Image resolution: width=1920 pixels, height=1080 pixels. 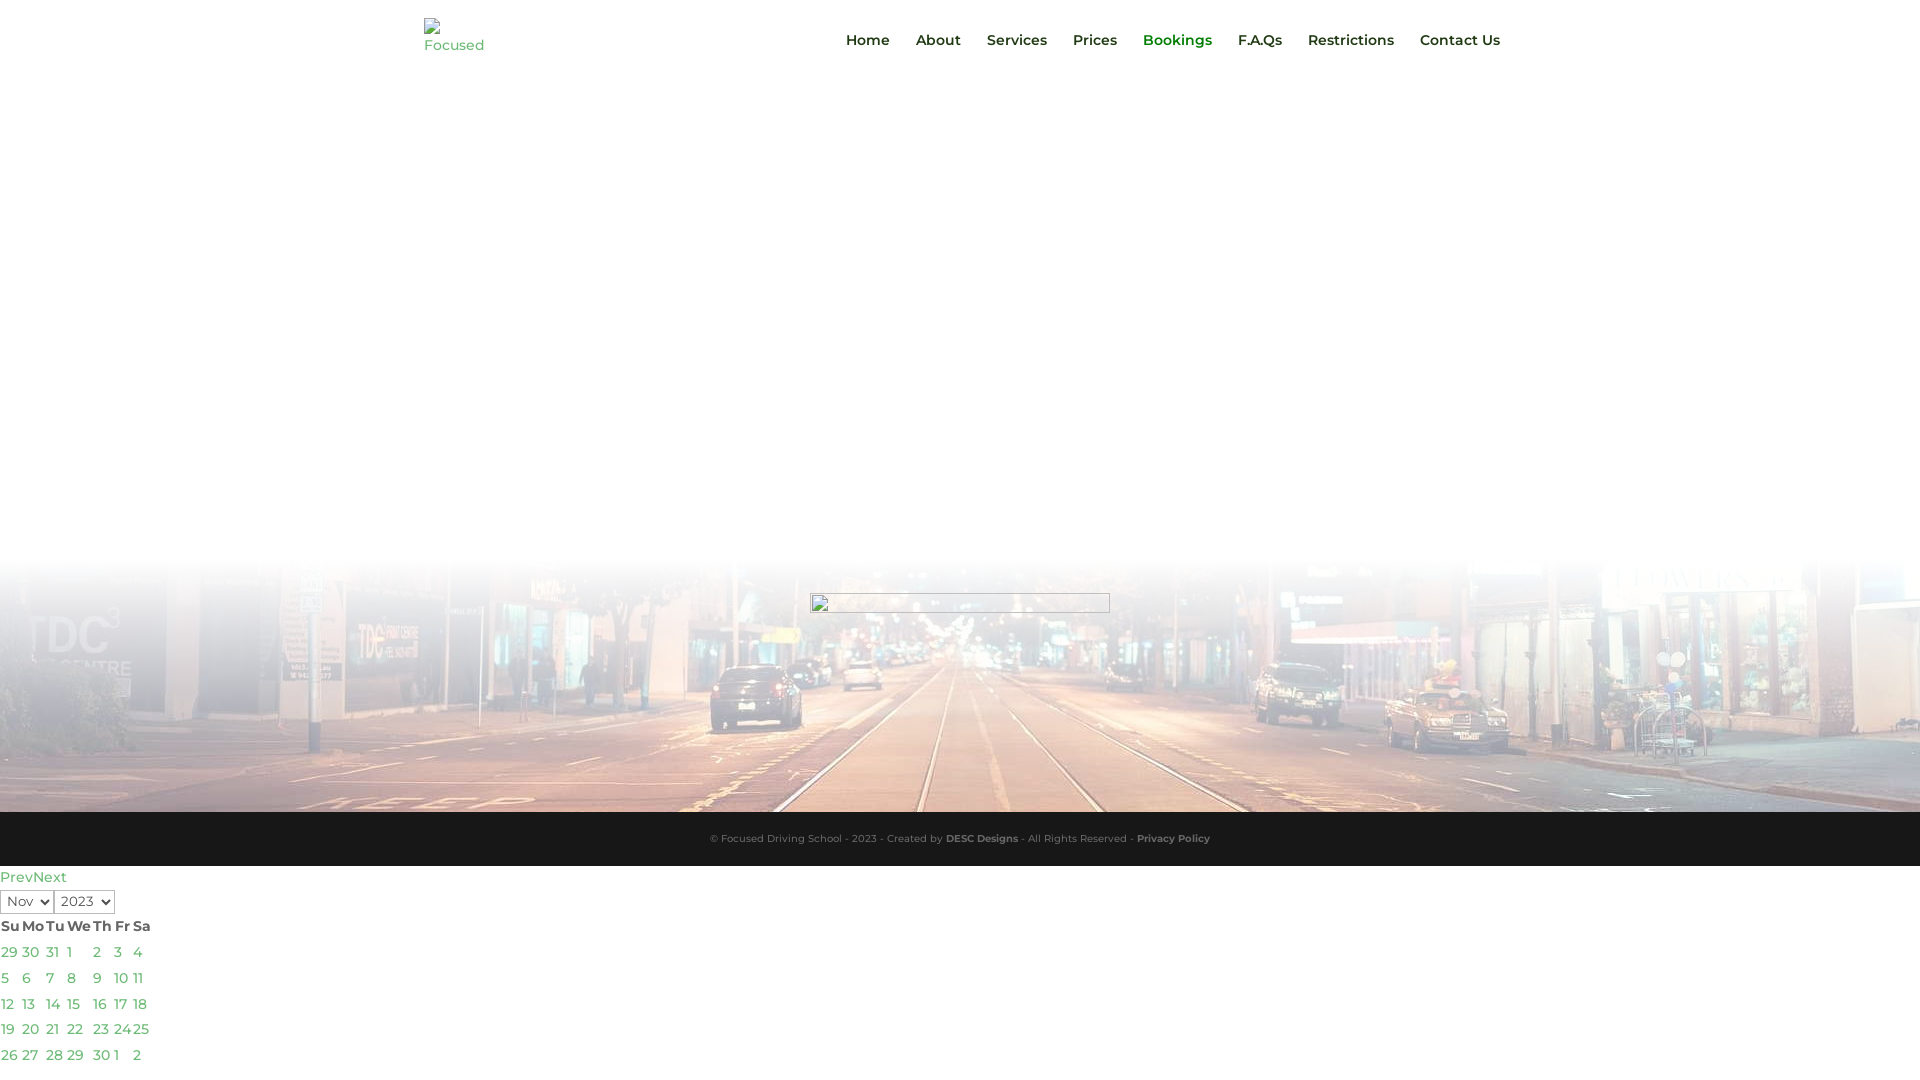 What do you see at coordinates (1093, 55) in the screenshot?
I see `'Prices'` at bounding box center [1093, 55].